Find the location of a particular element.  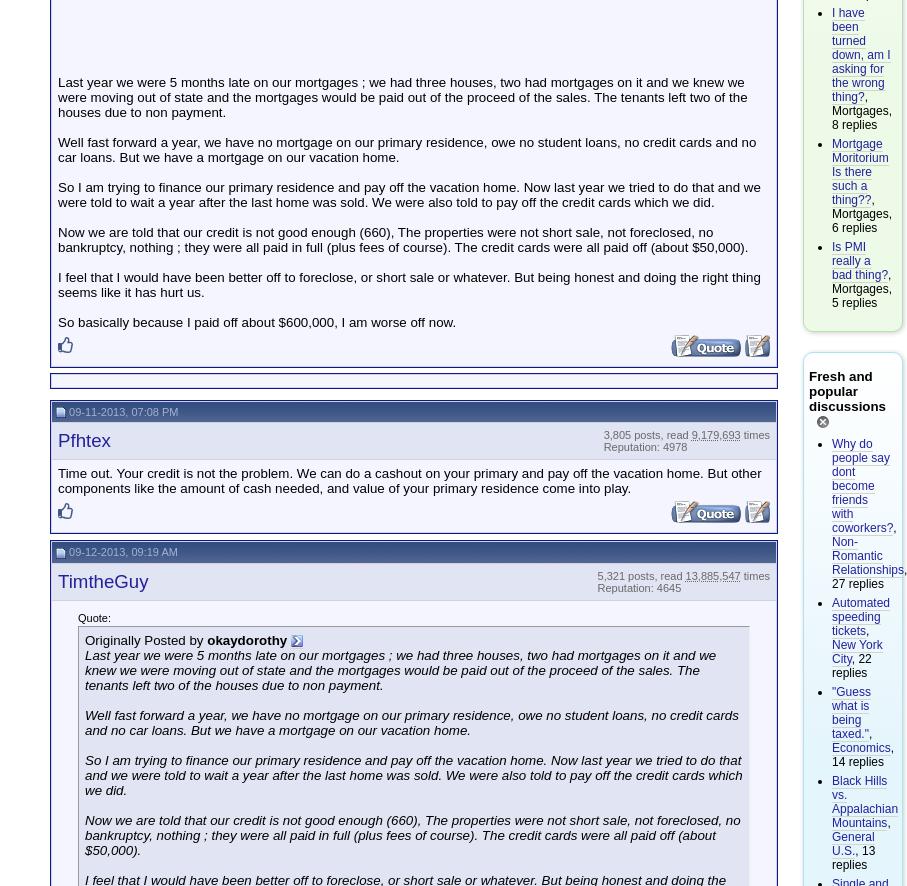

'okaydorothy' is located at coordinates (246, 639).